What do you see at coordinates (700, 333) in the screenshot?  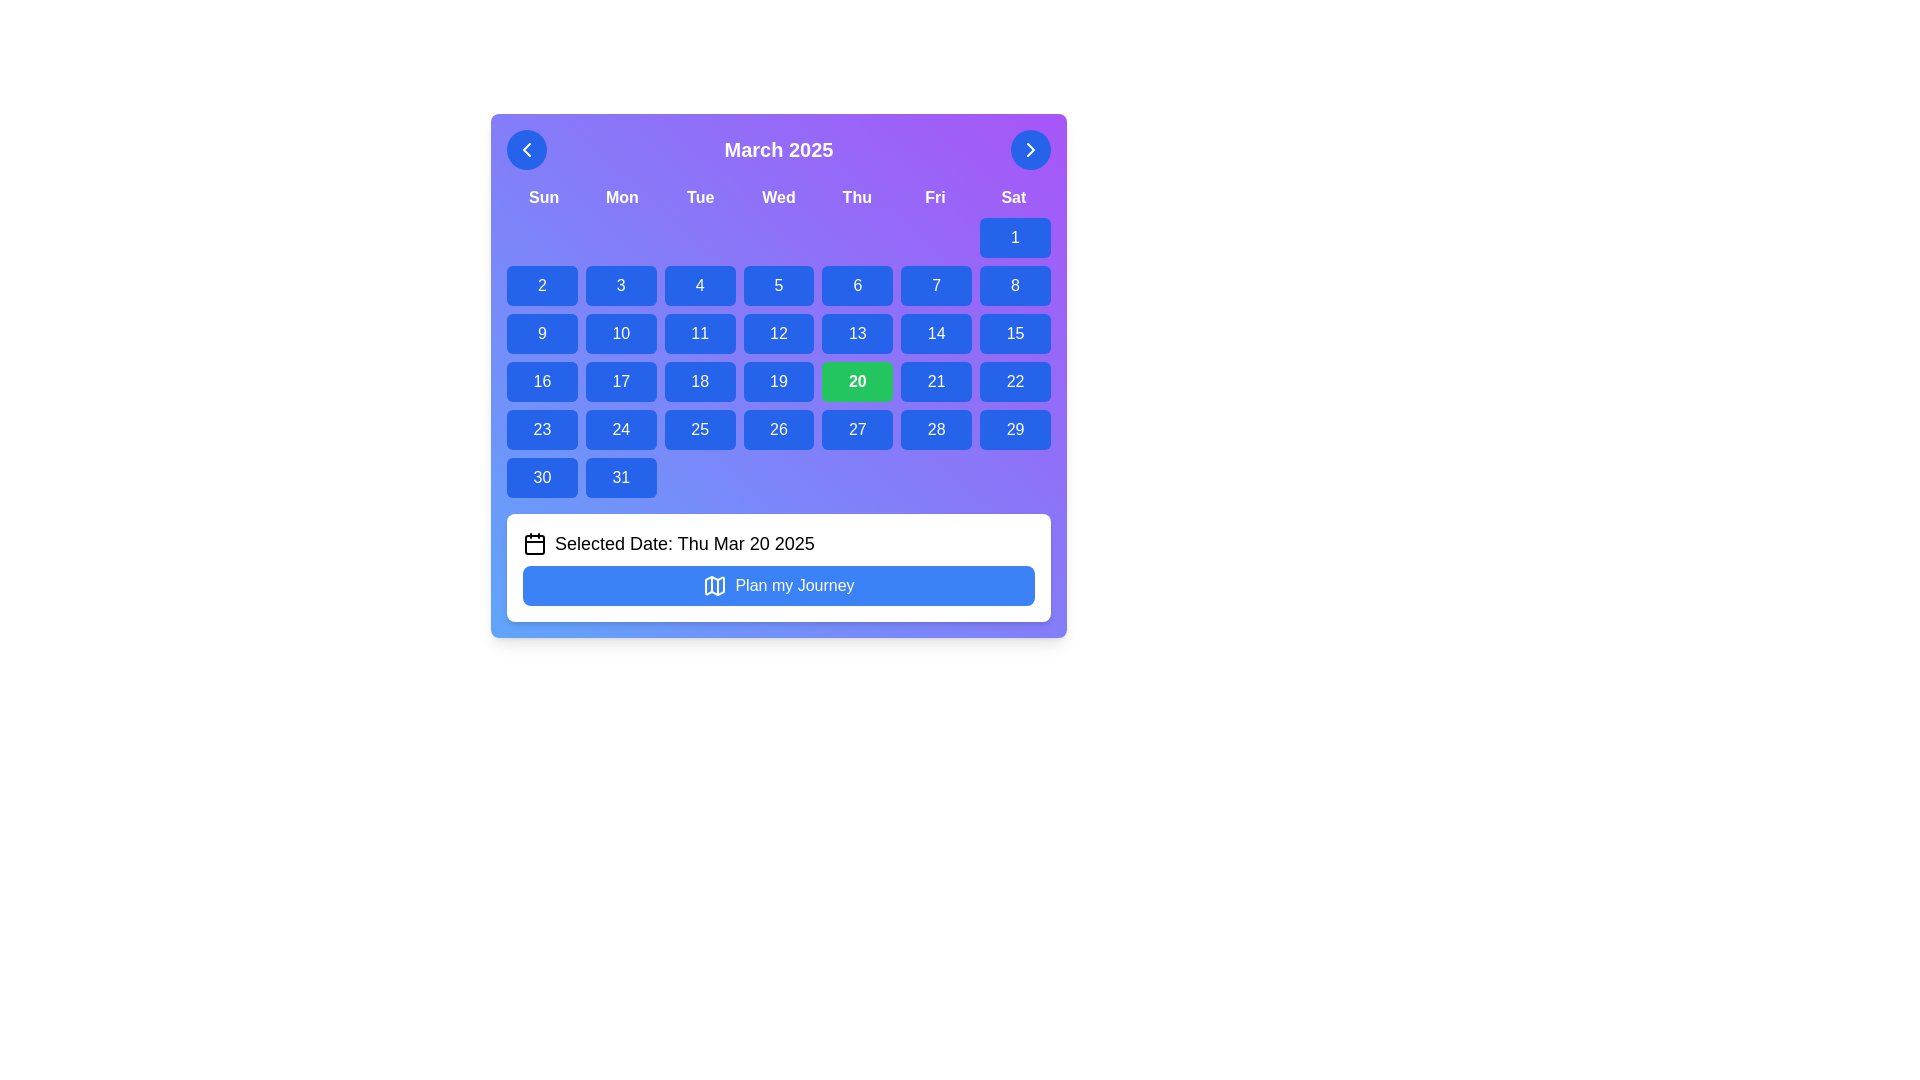 I see `the blue rounded rectangular button displaying '11'` at bounding box center [700, 333].